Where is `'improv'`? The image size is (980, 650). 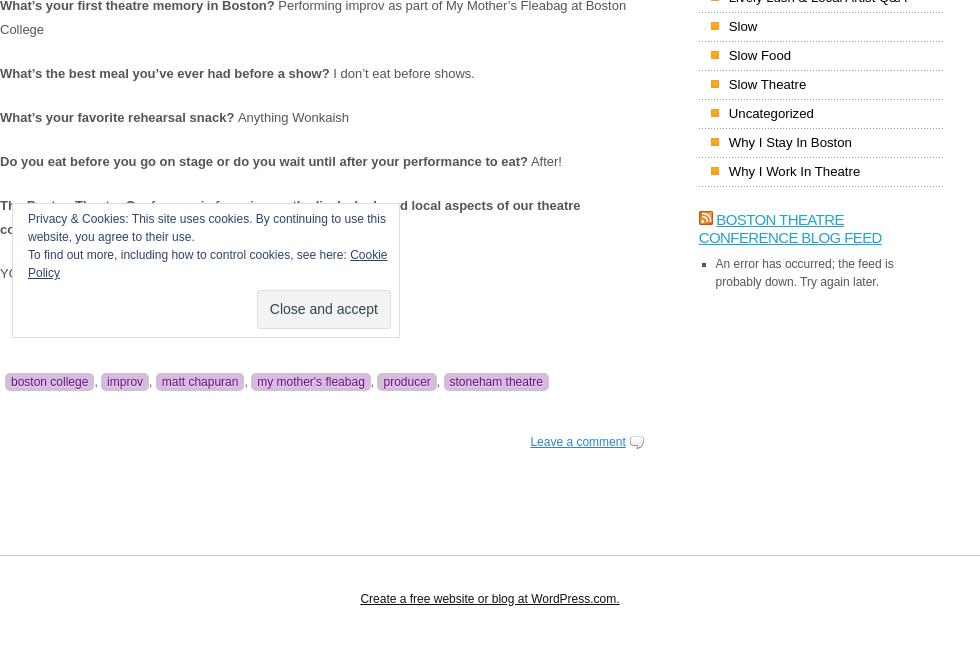
'improv' is located at coordinates (125, 382).